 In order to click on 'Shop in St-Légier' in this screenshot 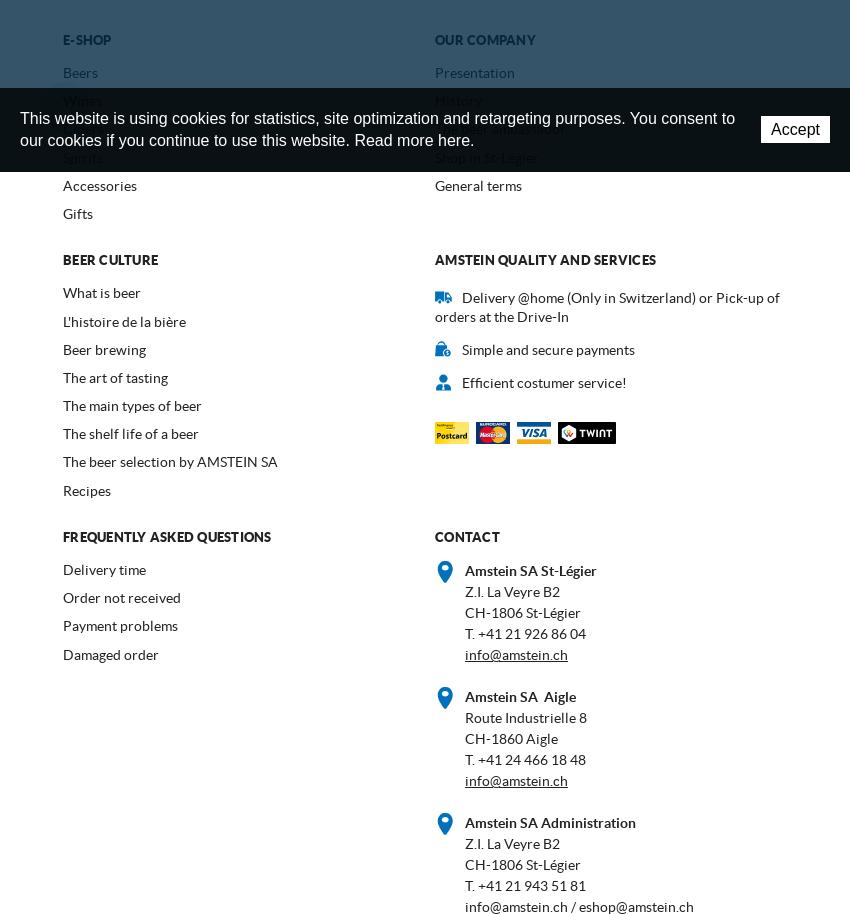, I will do `click(486, 156)`.